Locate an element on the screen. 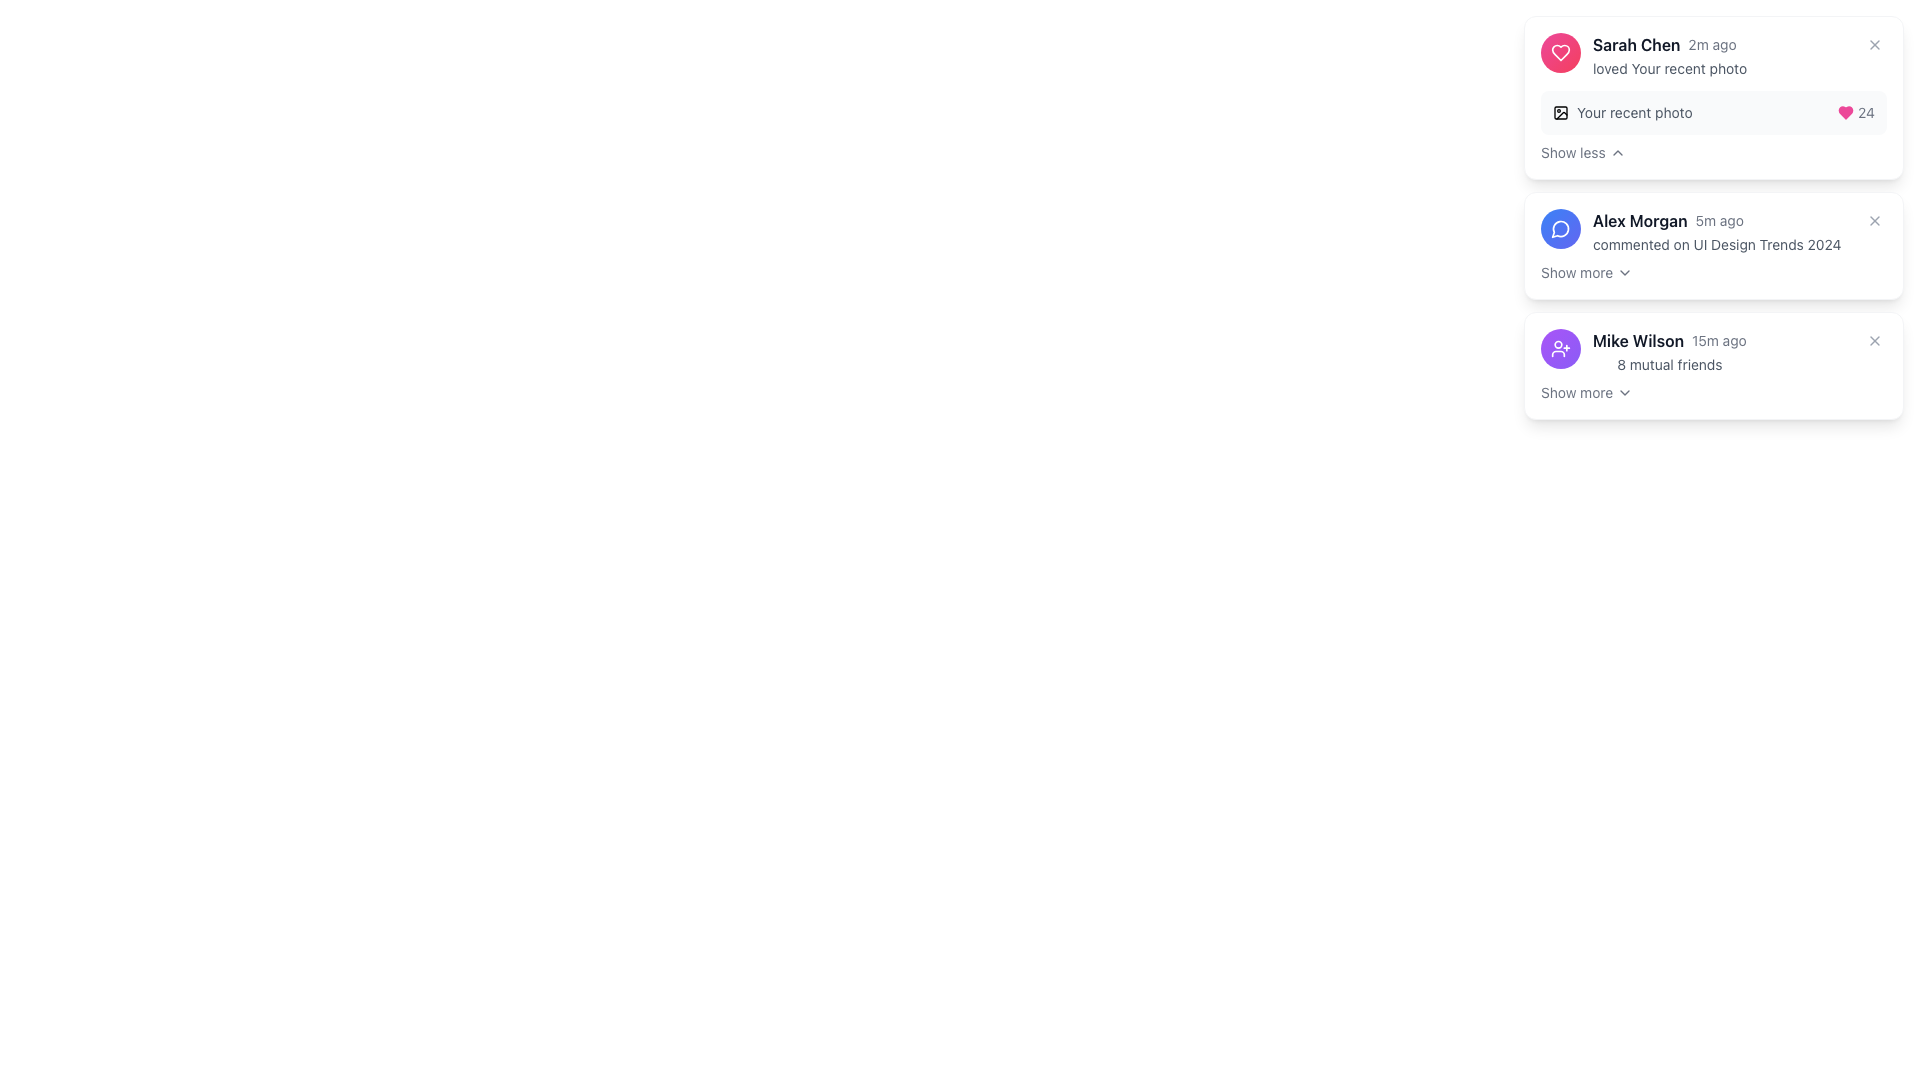 This screenshot has width=1920, height=1080. descriptive text related to the notification located in the top notification card, positioned to the right of a small image icon and underneath the main notification text 'Sarah Chen loved Your recent photo' is located at coordinates (1634, 112).